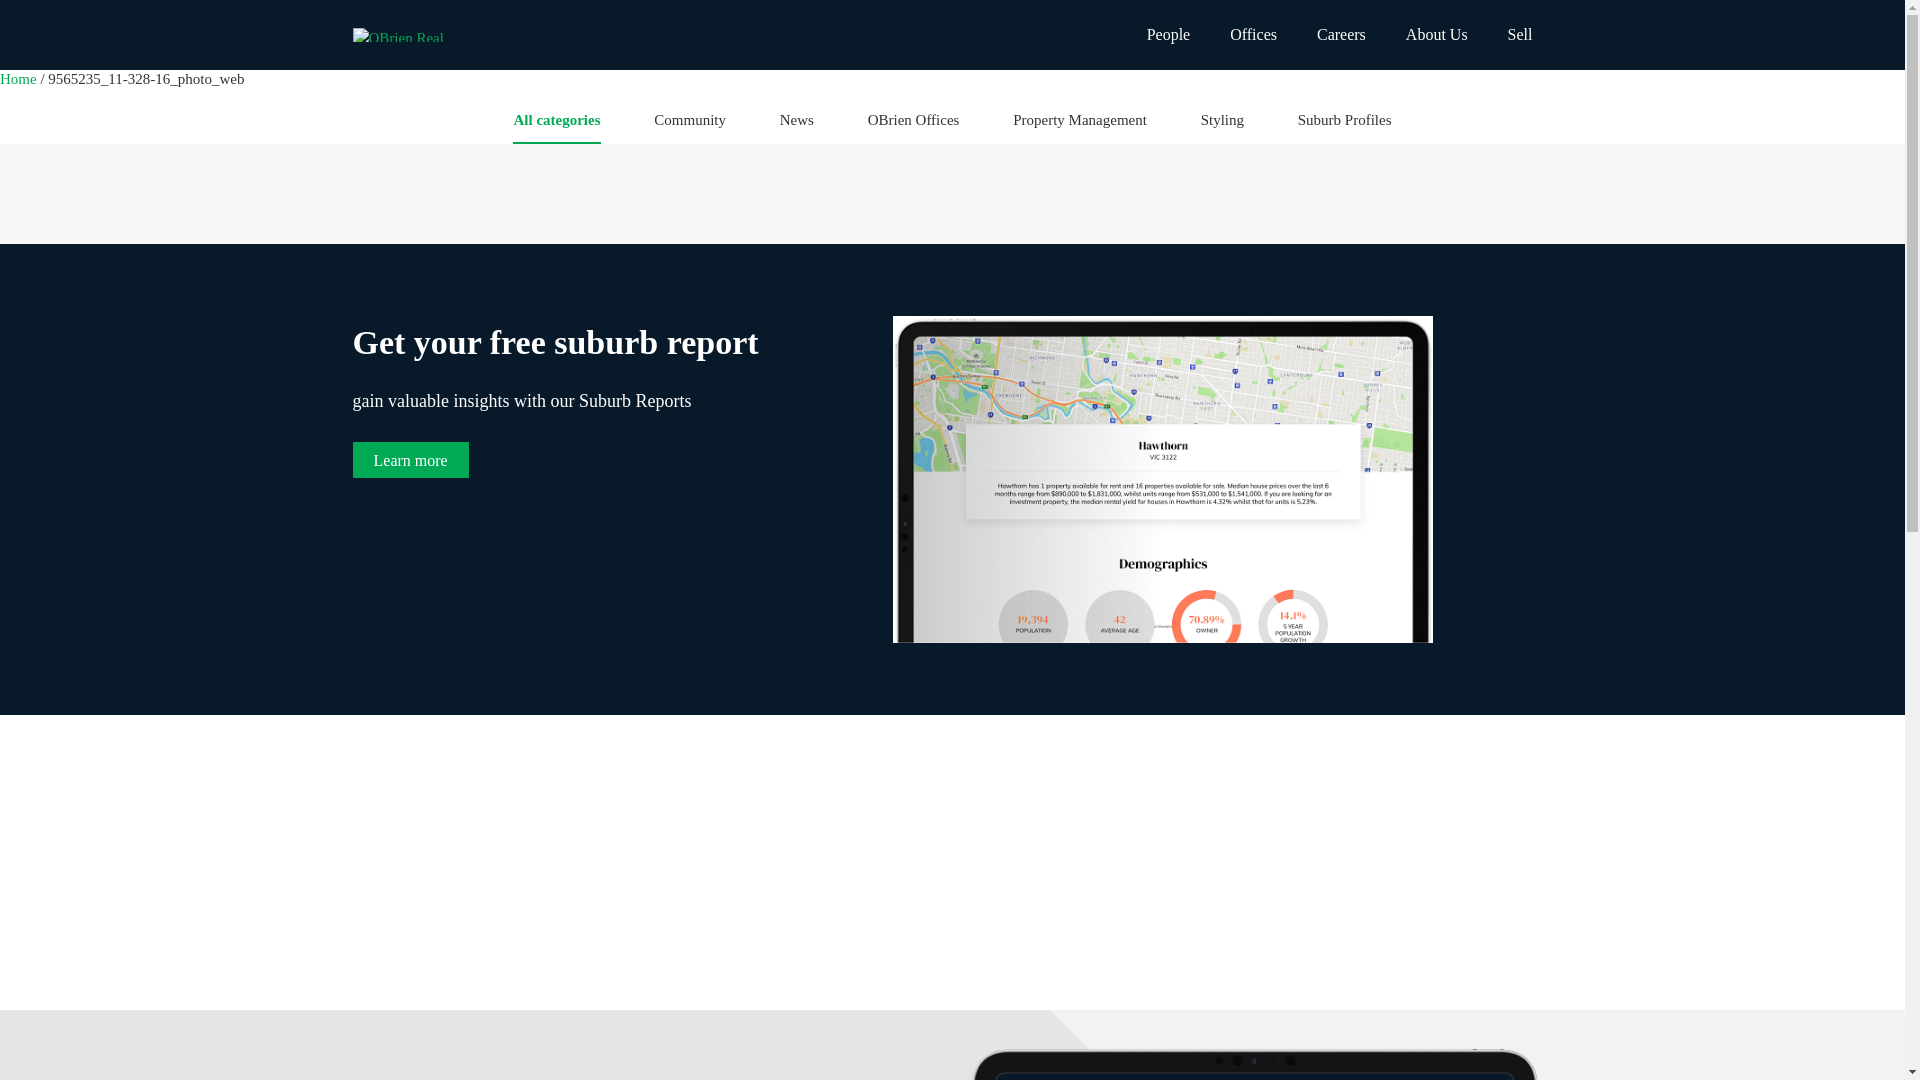 The width and height of the screenshot is (1920, 1080). Describe the element at coordinates (868, 126) in the screenshot. I see `'OBrien Offices'` at that location.